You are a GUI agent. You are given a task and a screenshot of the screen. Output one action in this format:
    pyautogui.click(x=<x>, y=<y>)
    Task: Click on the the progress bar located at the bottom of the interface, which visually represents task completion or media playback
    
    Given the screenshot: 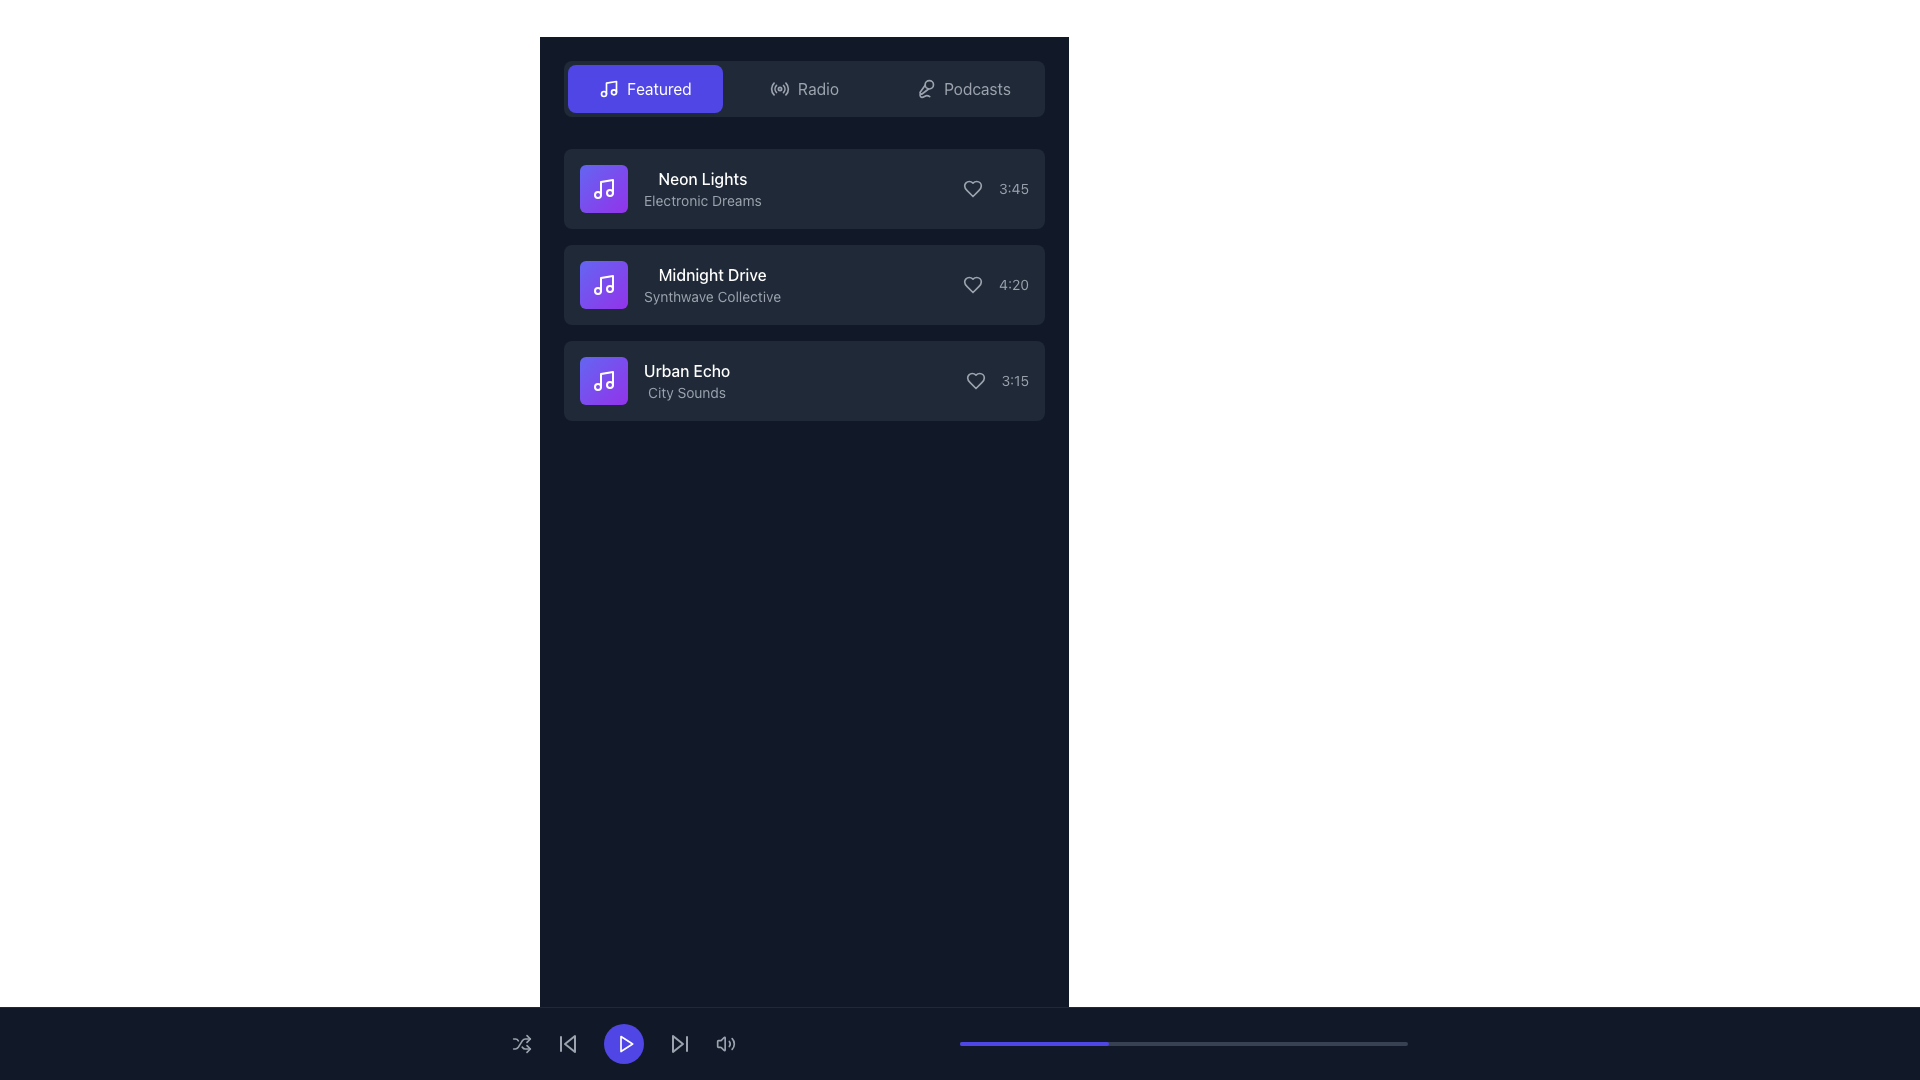 What is the action you would take?
    pyautogui.click(x=1184, y=1043)
    